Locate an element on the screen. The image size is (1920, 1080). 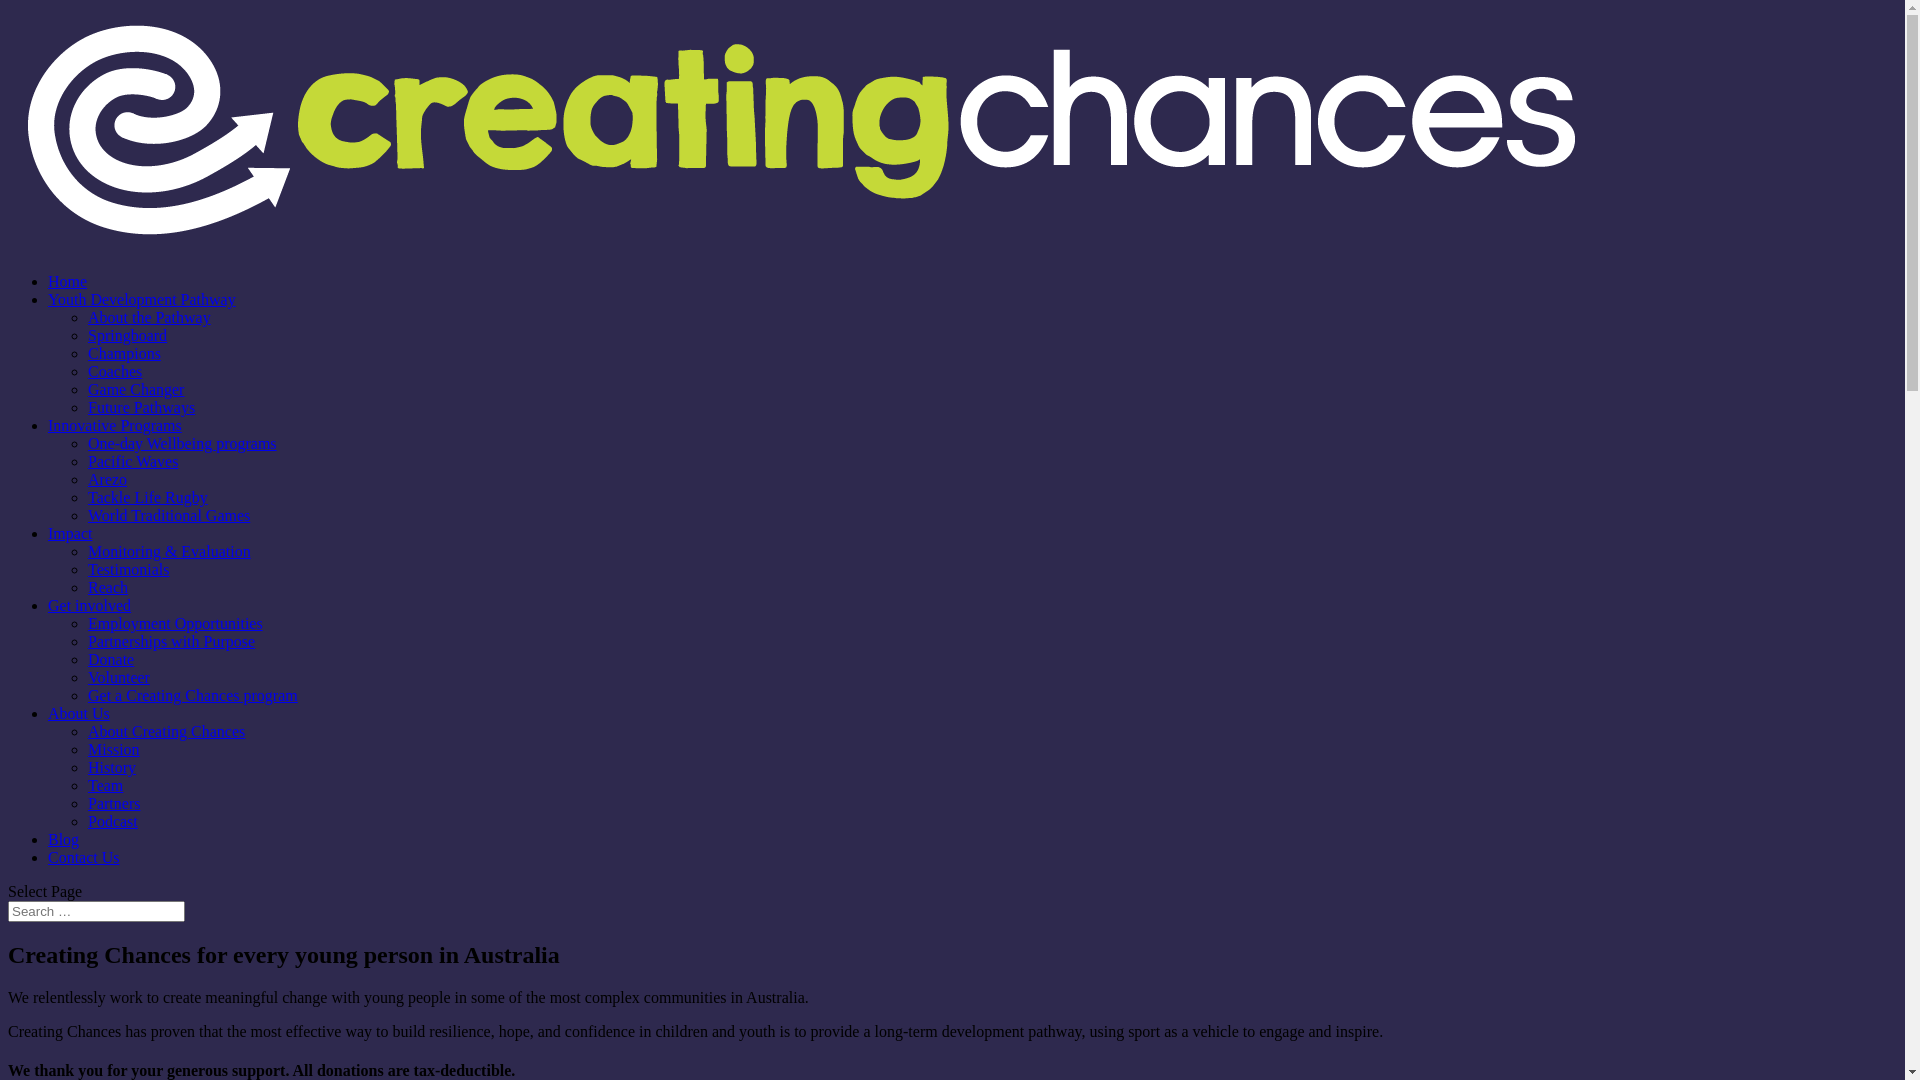
'World Traditional Games' is located at coordinates (168, 514).